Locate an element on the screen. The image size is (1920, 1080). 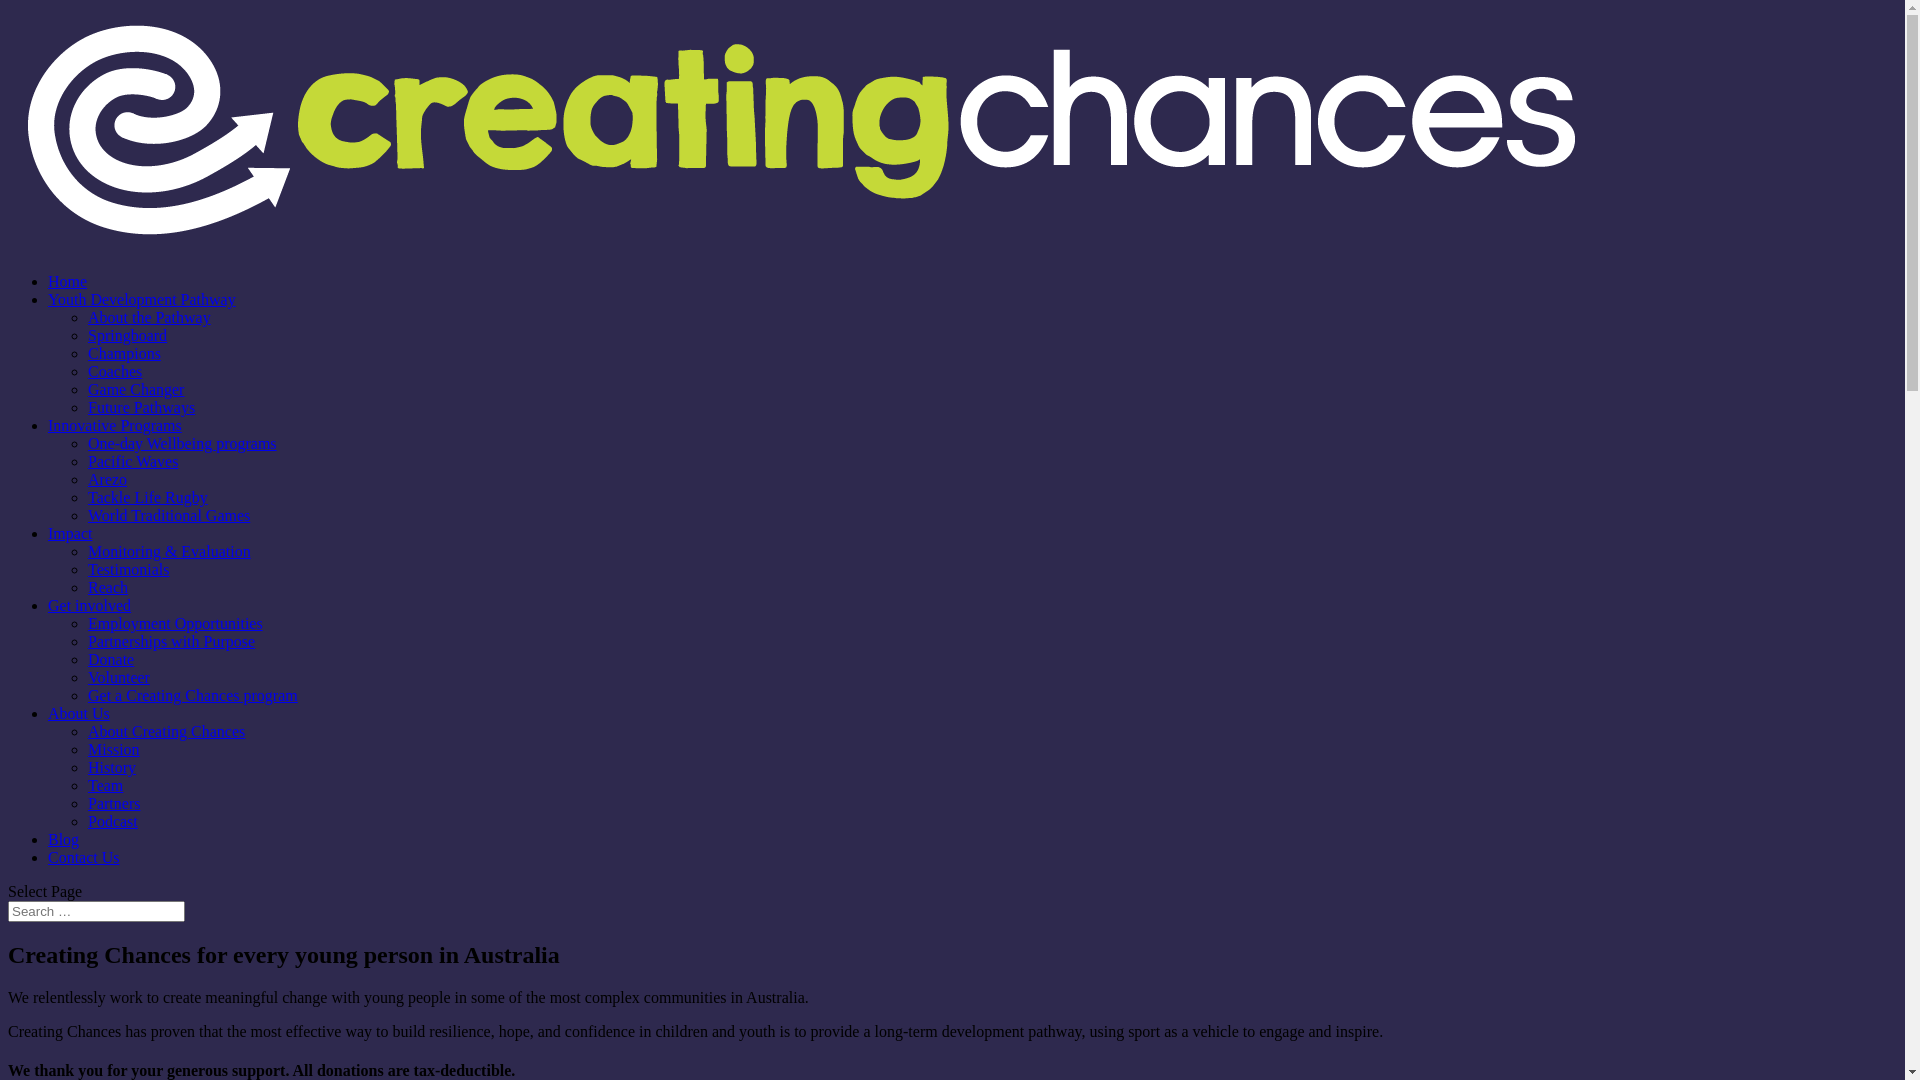
'World Traditional Games' is located at coordinates (168, 514).